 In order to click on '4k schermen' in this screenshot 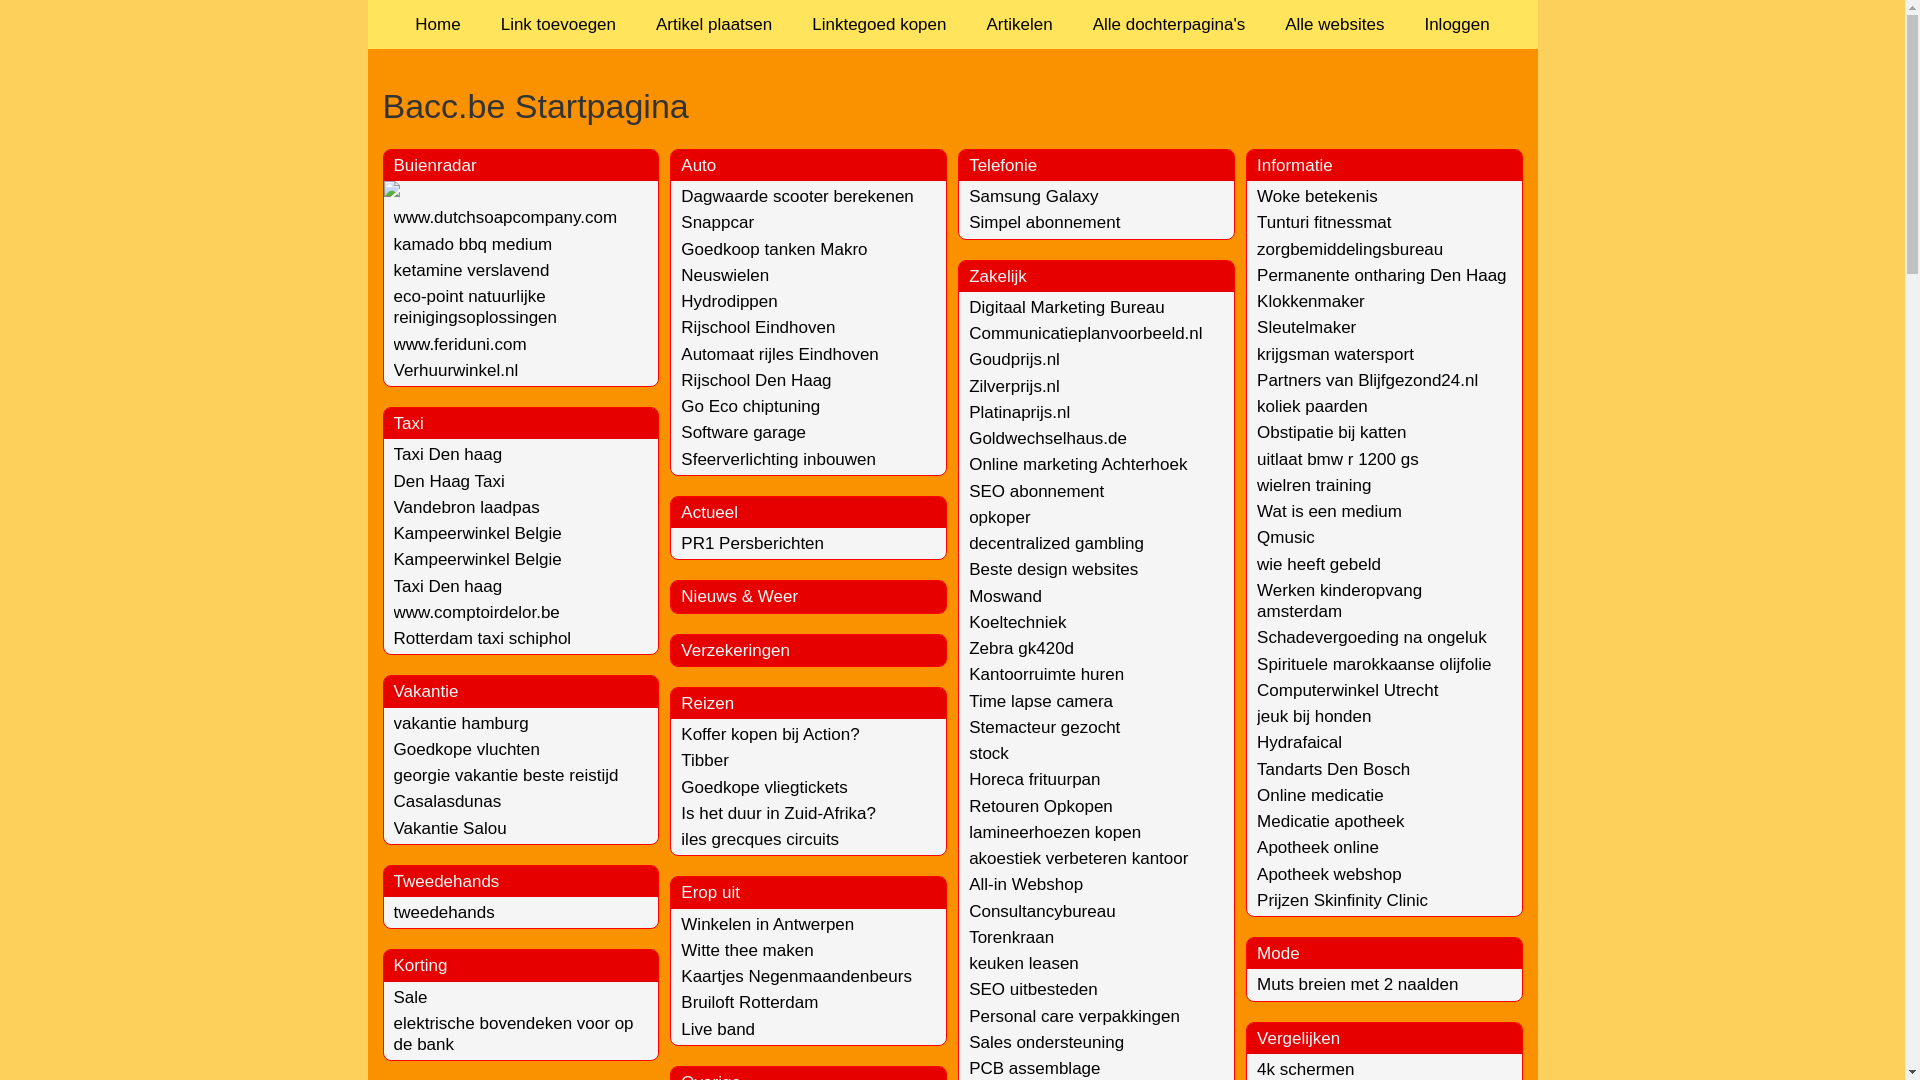, I will do `click(1256, 1068)`.